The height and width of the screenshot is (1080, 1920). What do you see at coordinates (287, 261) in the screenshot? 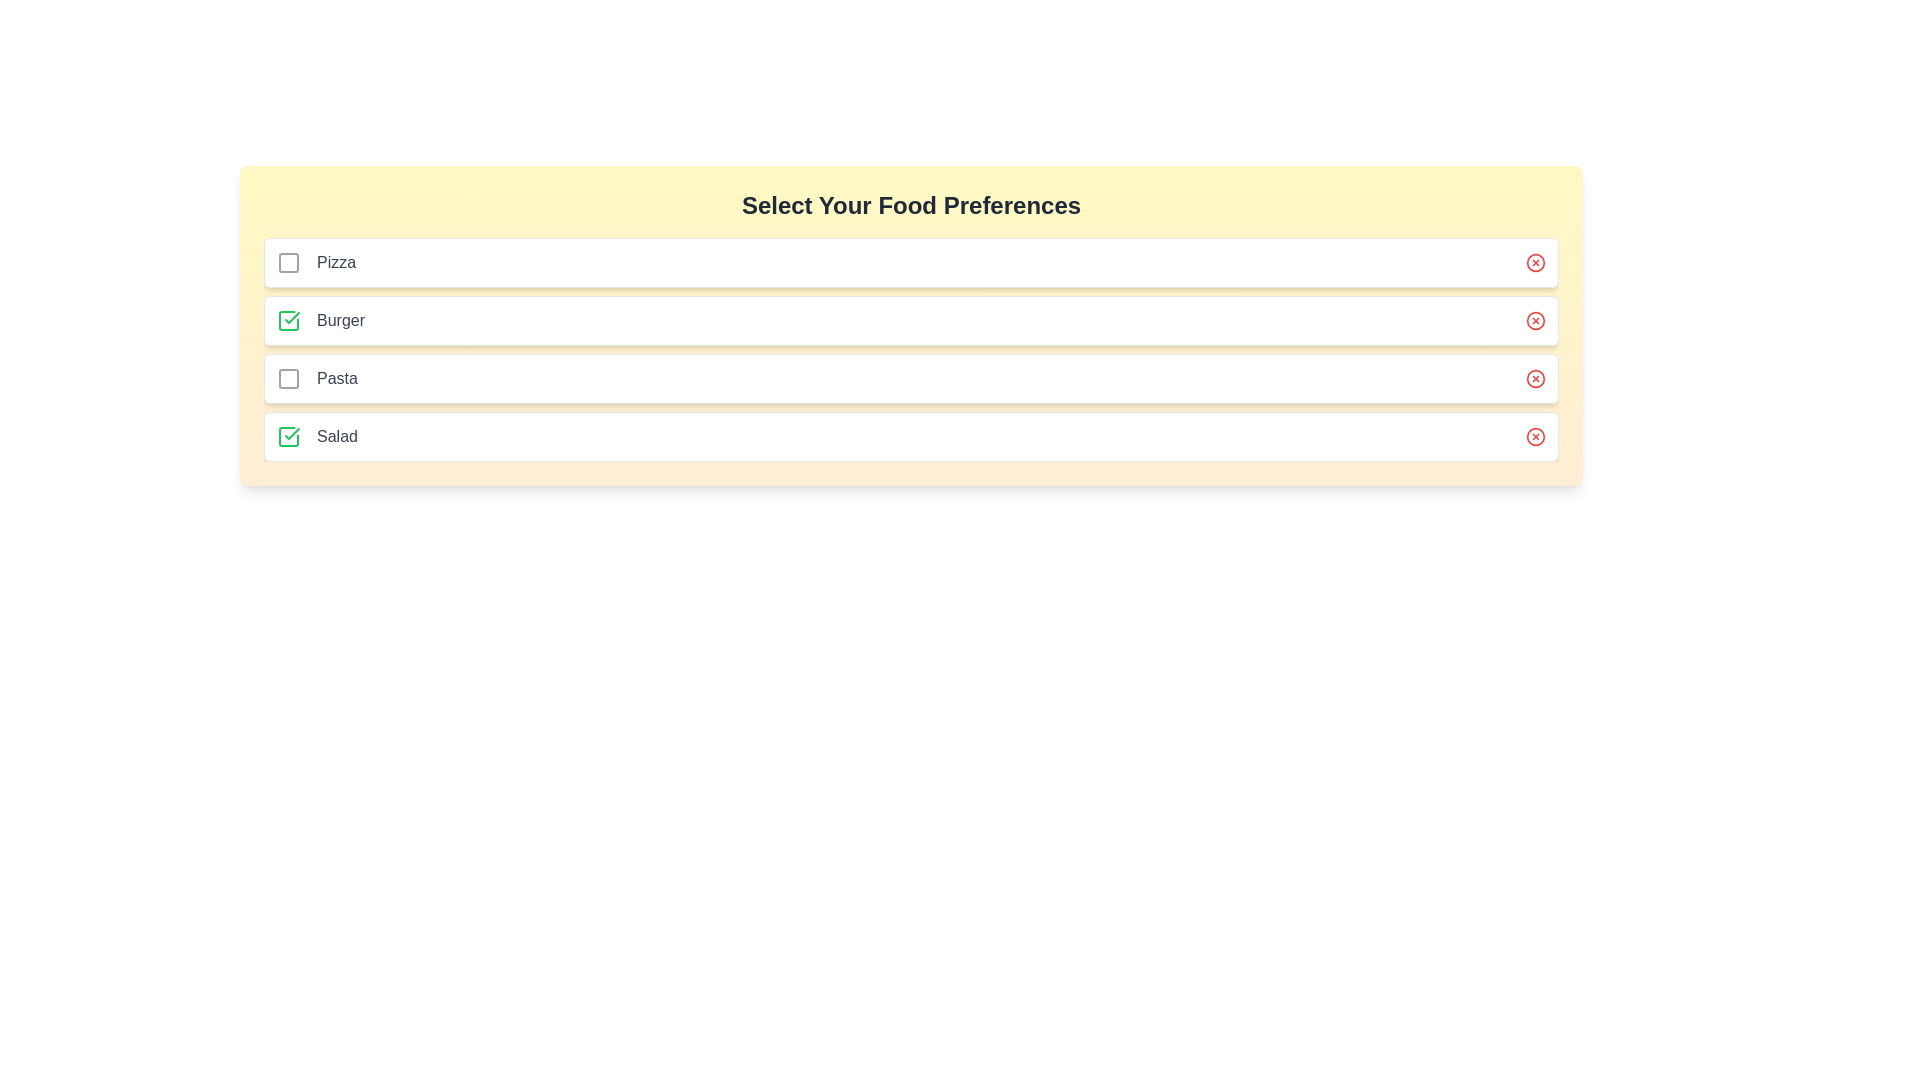
I see `the checkbox located to the left of the 'Pizza' label` at bounding box center [287, 261].